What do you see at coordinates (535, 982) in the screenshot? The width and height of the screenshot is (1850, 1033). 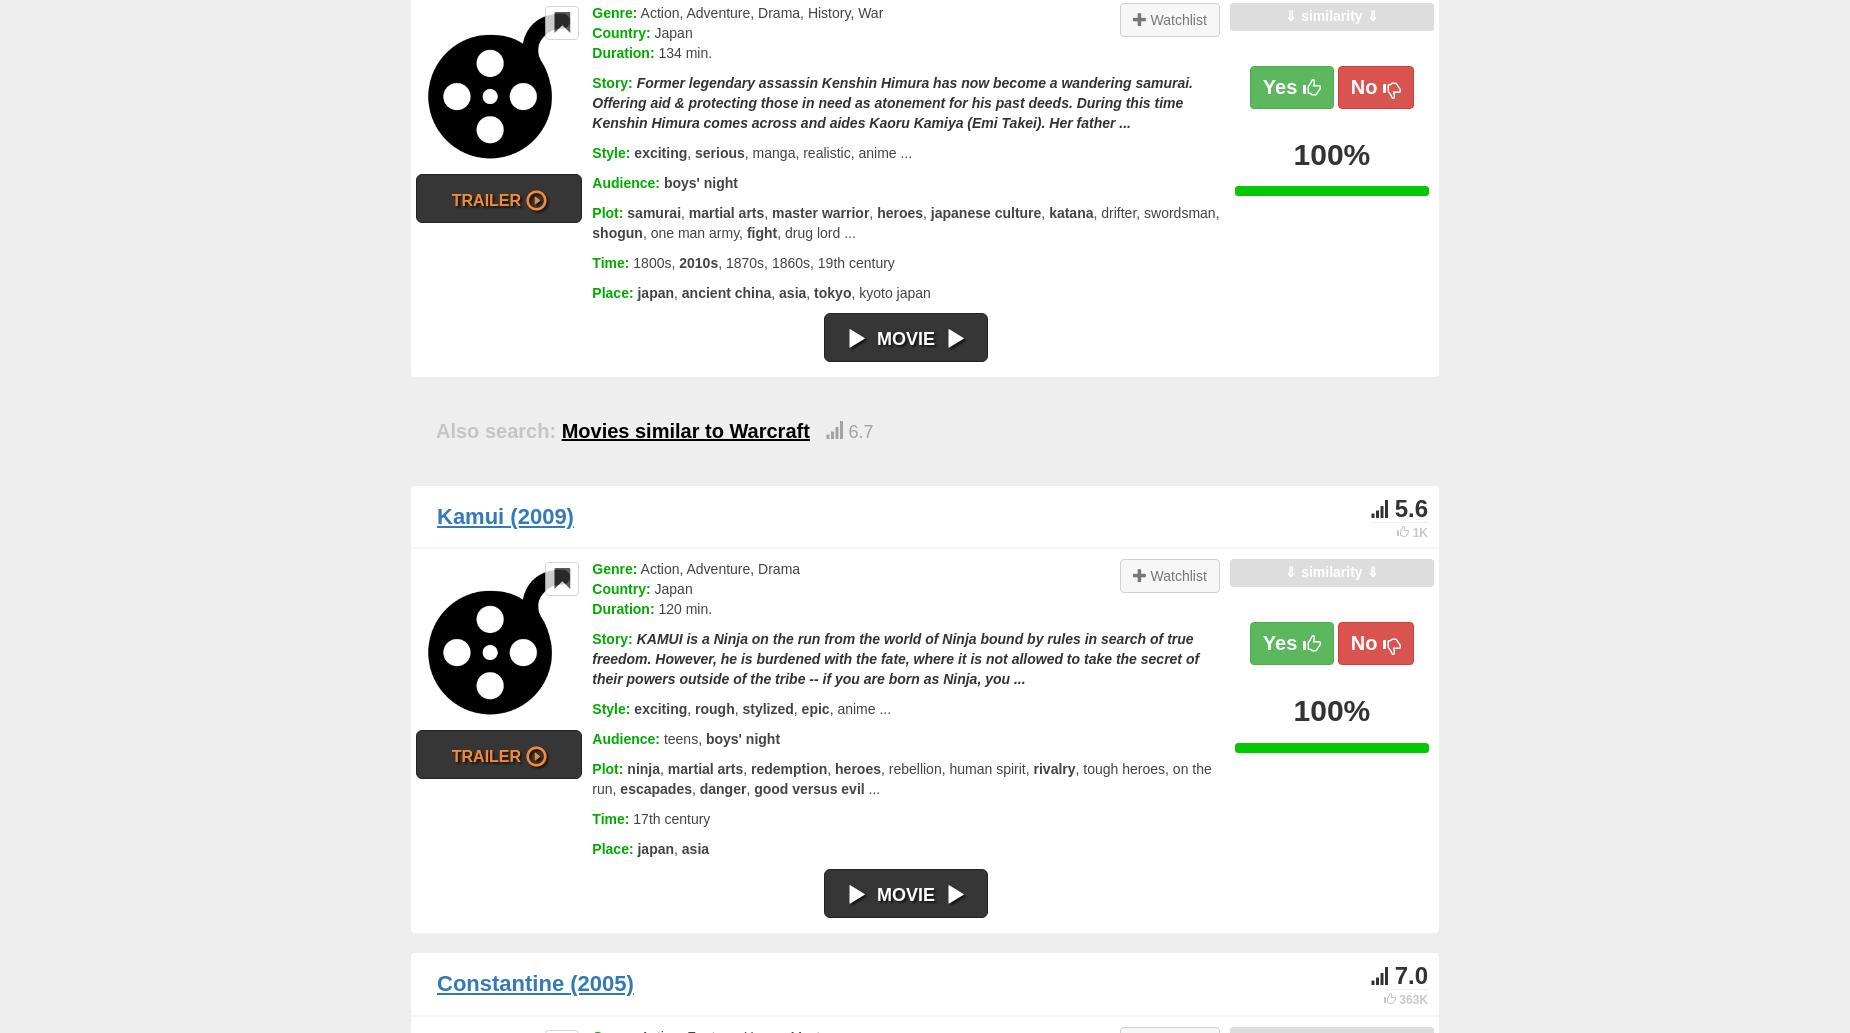 I see `'Constantine (2005)'` at bounding box center [535, 982].